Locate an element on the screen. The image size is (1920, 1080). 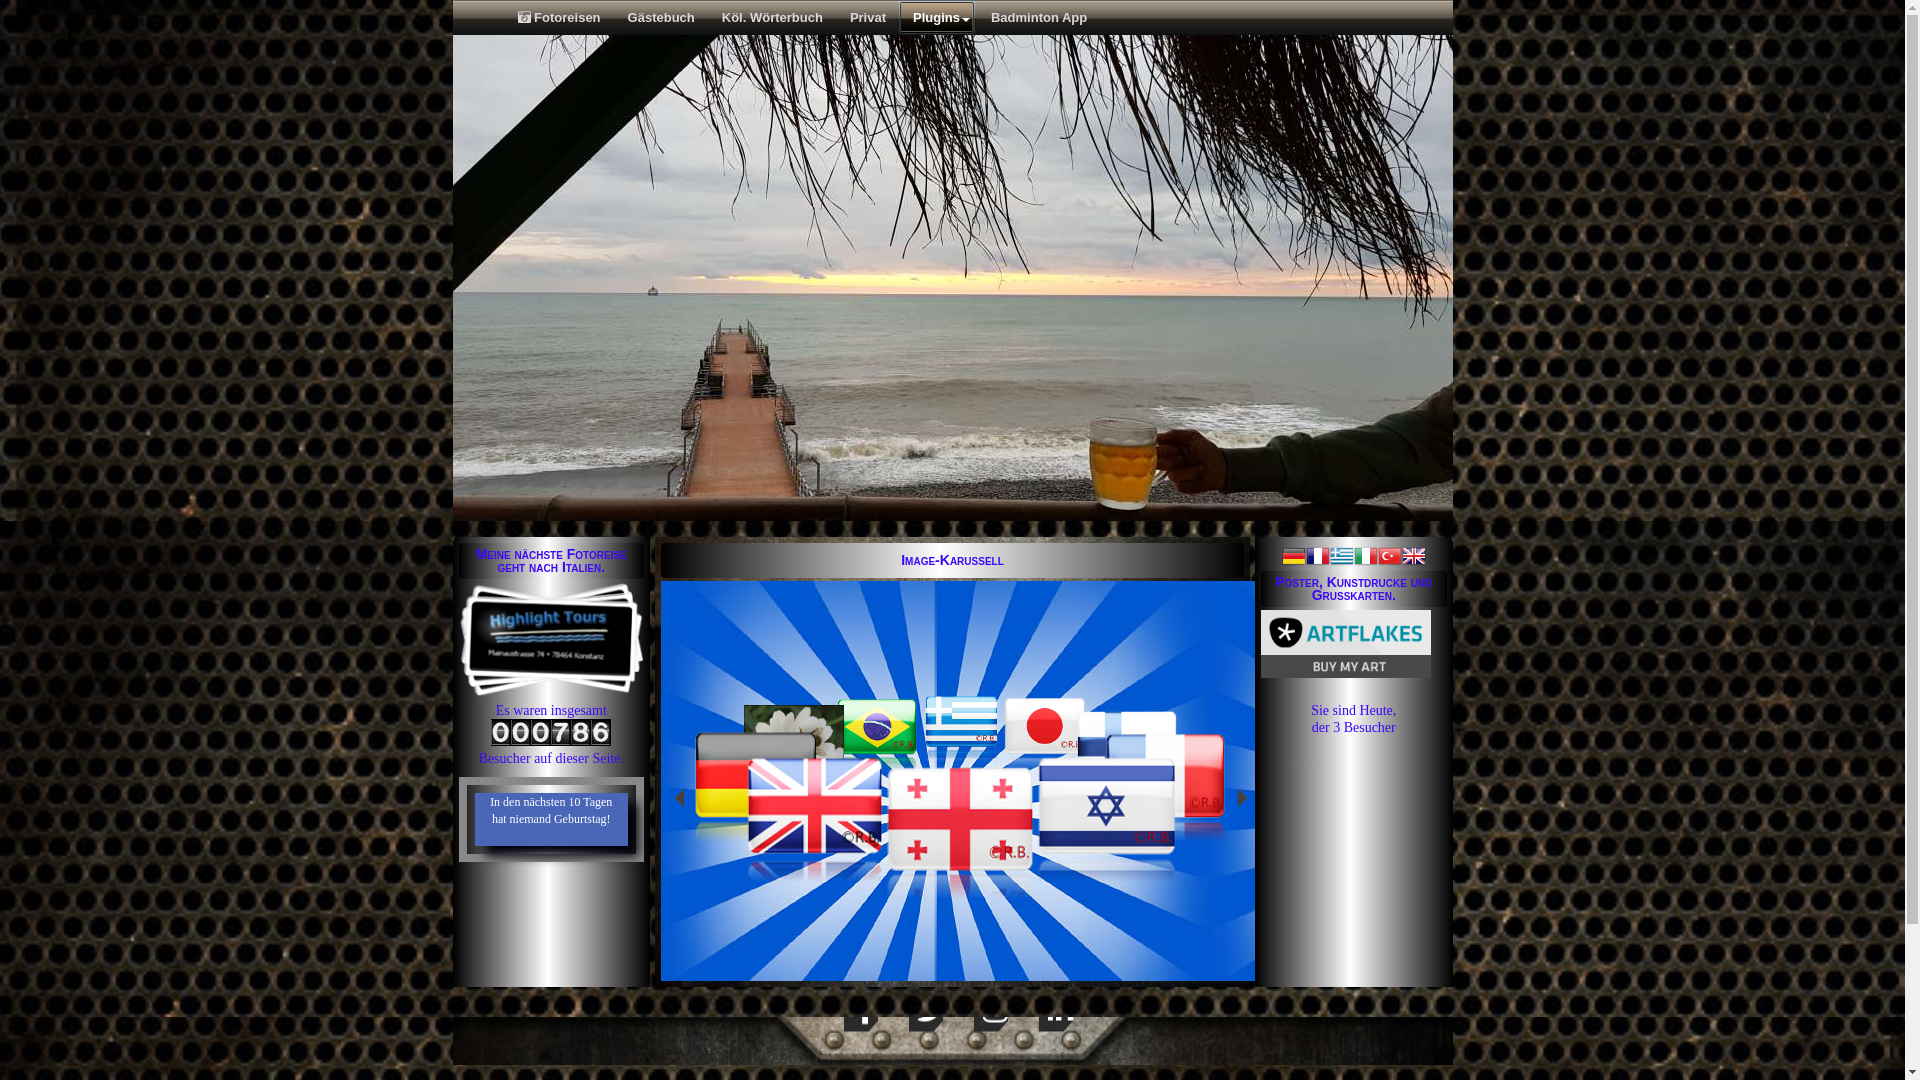
'Fotoreisen' is located at coordinates (556, 17).